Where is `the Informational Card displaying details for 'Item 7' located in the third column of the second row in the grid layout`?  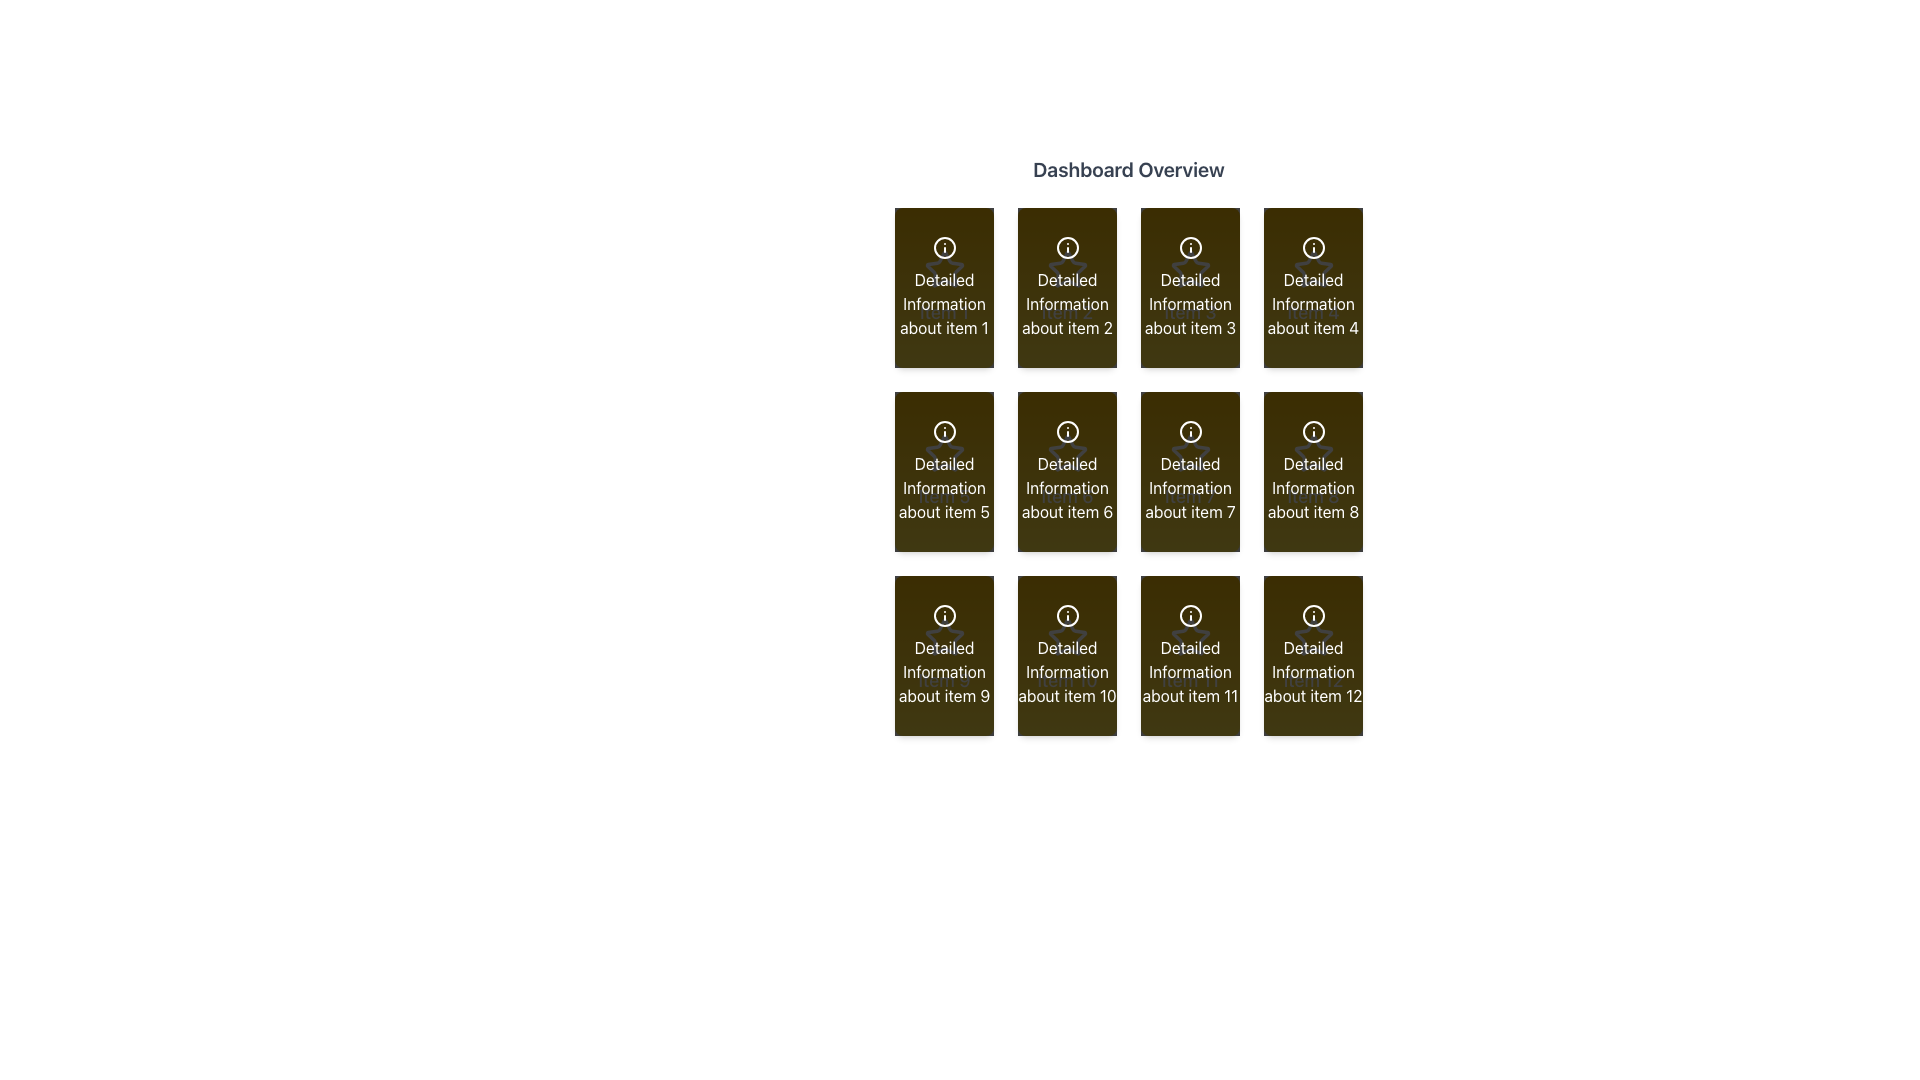 the Informational Card displaying details for 'Item 7' located in the third column of the second row in the grid layout is located at coordinates (1190, 471).